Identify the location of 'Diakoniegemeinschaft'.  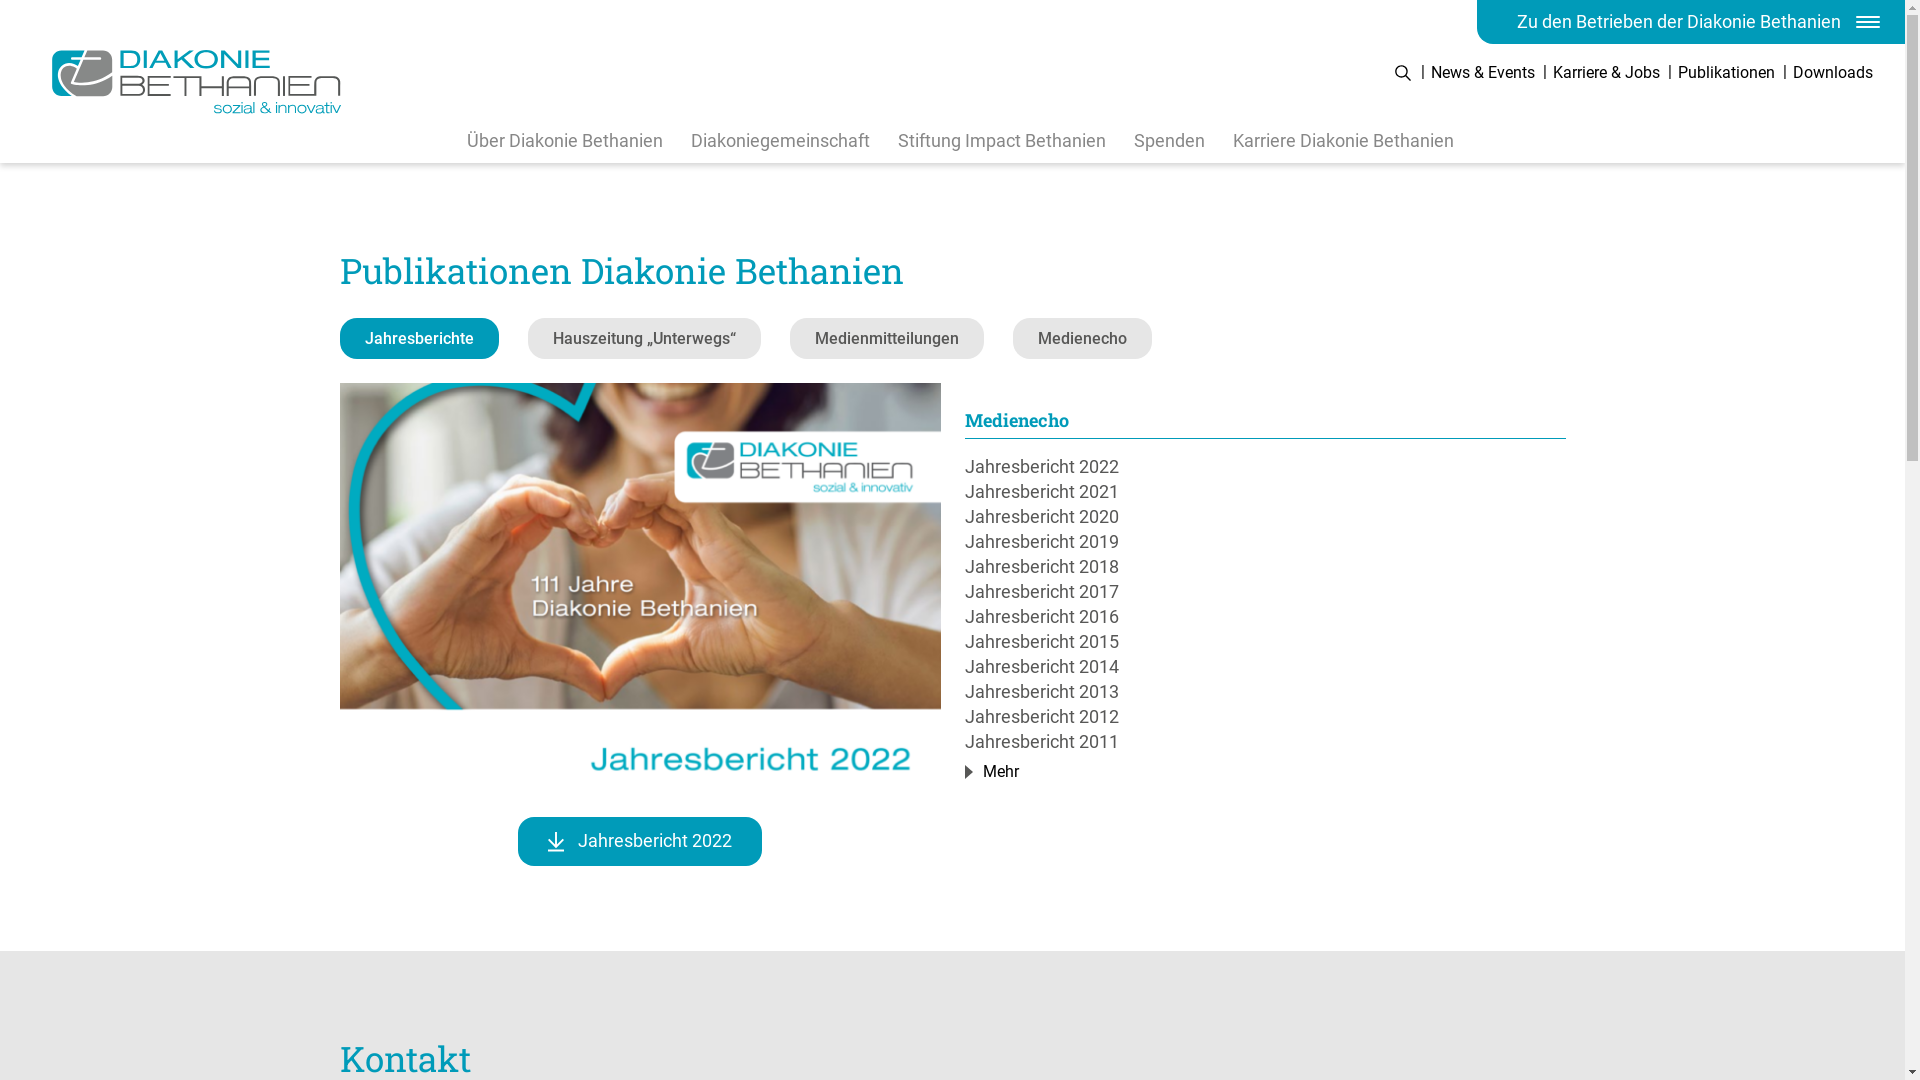
(778, 139).